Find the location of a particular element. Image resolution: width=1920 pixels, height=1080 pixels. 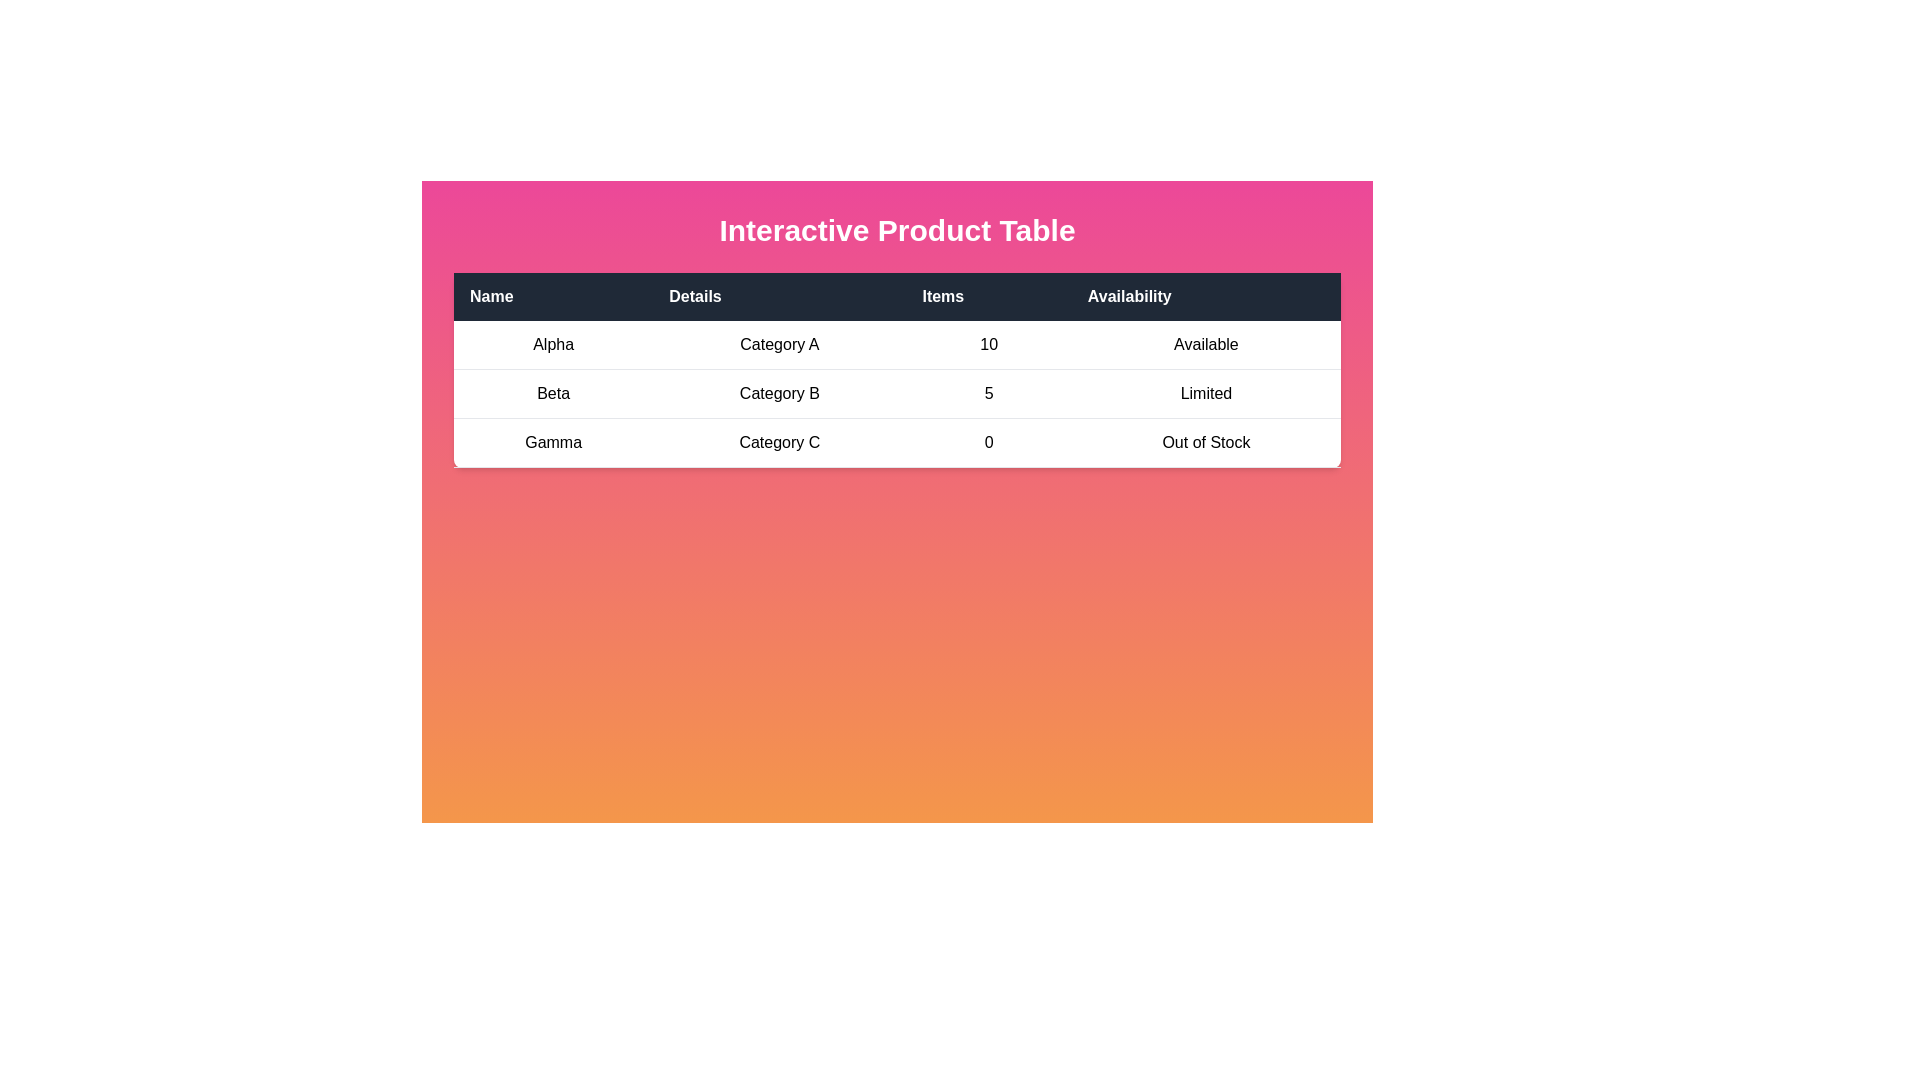

the text label displaying 'Category C' within the third table row of the 'Details' column is located at coordinates (778, 442).